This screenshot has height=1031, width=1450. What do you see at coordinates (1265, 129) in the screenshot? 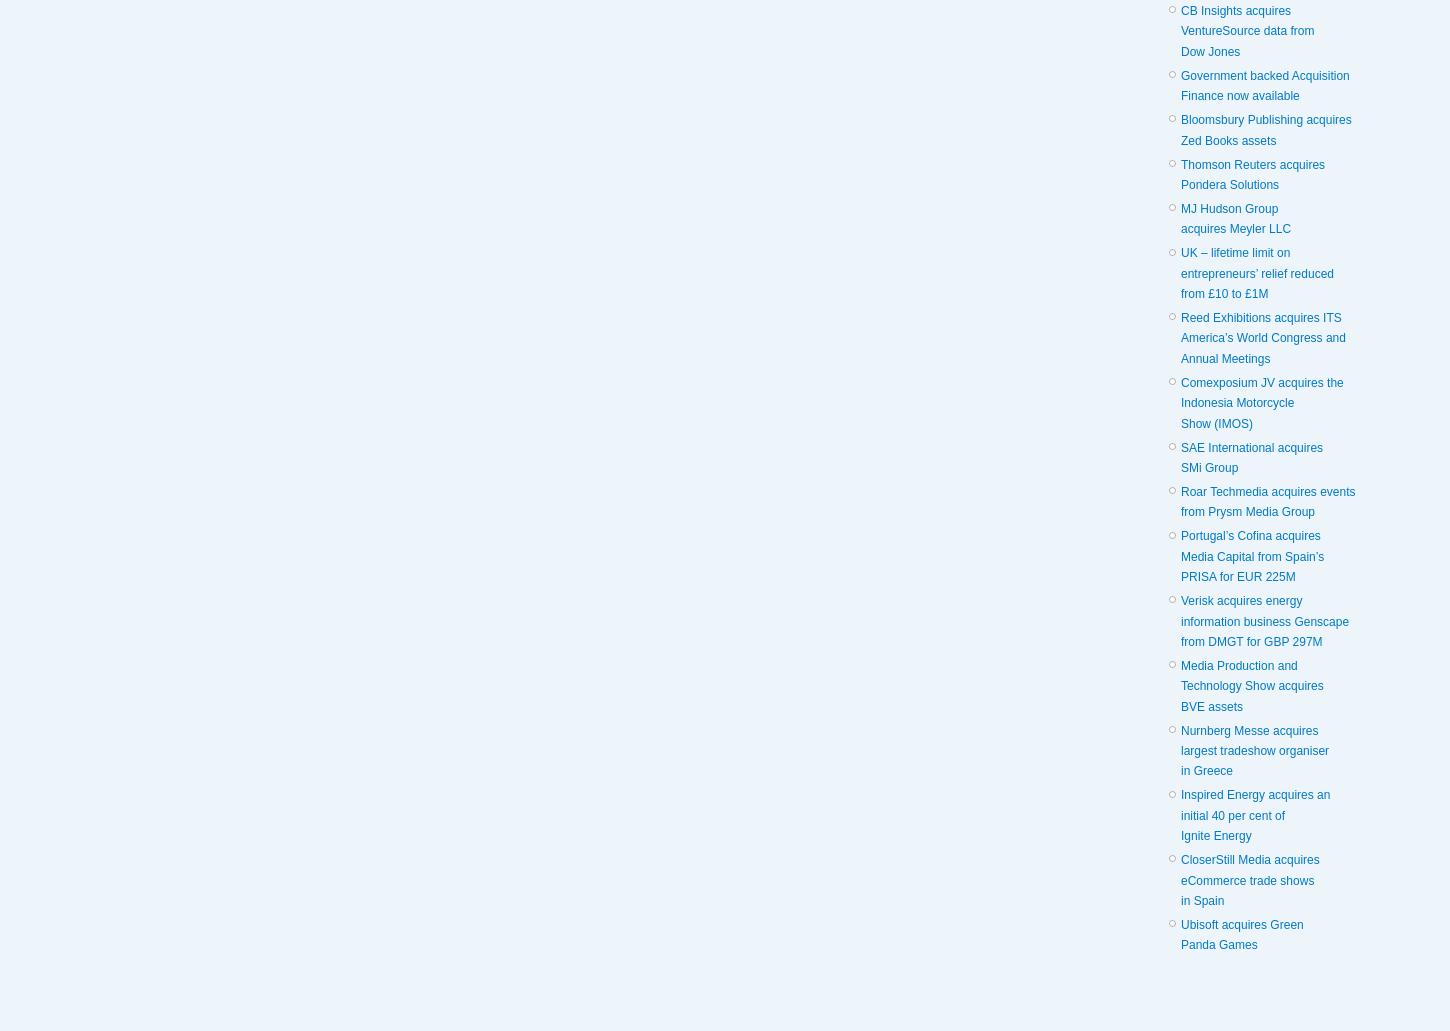
I see `'Bloomsbury Publishing acquires Zed Books assets'` at bounding box center [1265, 129].